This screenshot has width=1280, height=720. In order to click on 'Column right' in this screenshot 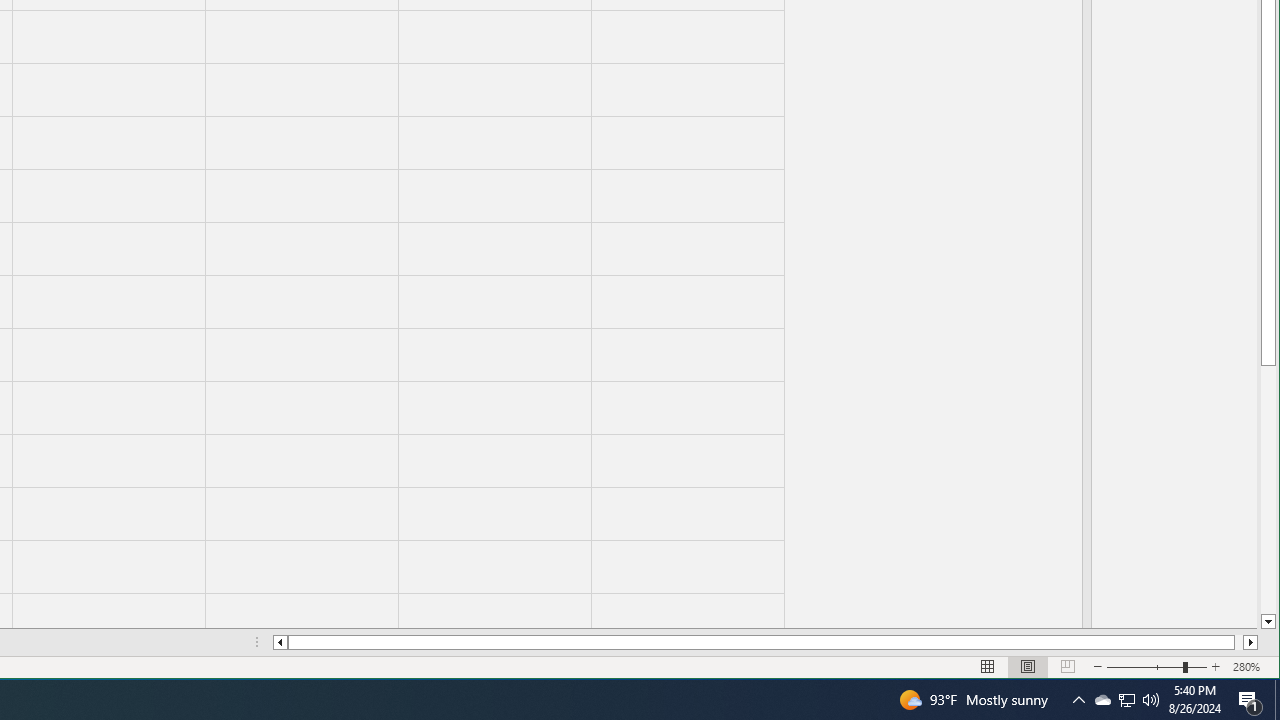, I will do `click(1250, 642)`.